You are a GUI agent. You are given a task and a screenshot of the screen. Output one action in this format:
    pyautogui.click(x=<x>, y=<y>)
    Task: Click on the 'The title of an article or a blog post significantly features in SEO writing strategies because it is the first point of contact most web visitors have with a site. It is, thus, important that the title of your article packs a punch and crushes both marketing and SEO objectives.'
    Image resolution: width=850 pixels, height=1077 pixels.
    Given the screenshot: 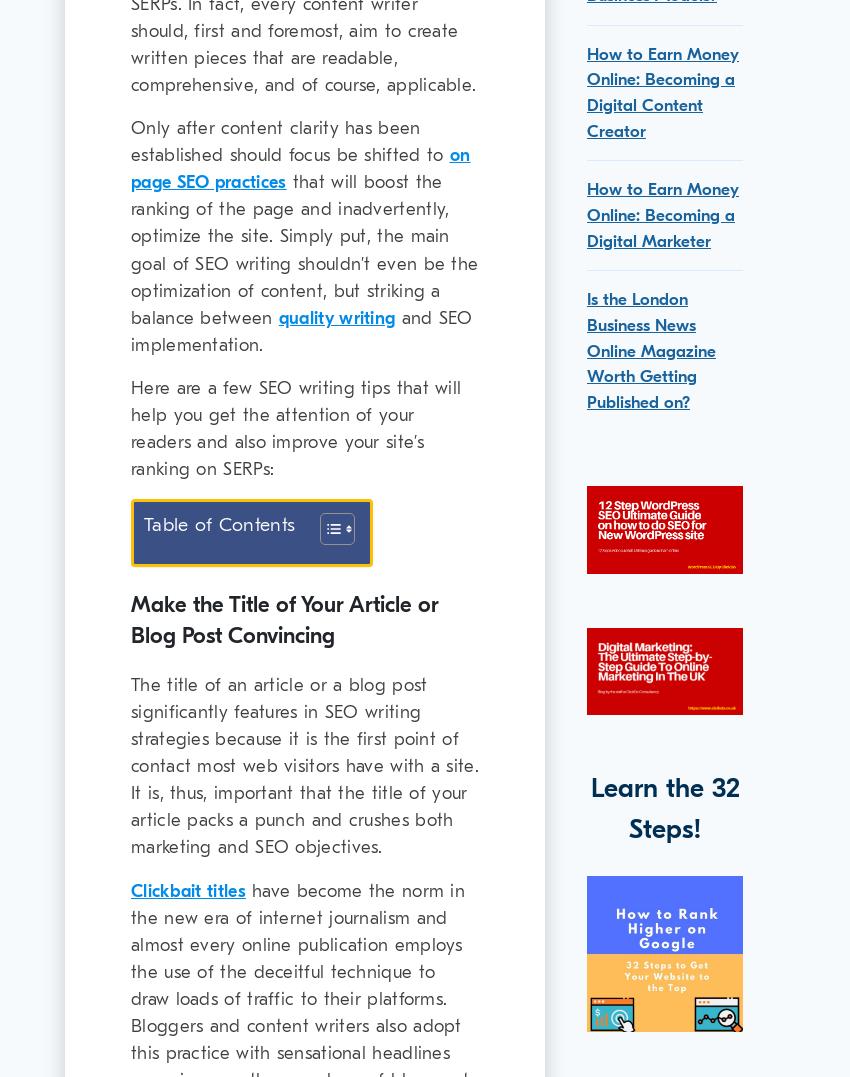 What is the action you would take?
    pyautogui.click(x=304, y=764)
    